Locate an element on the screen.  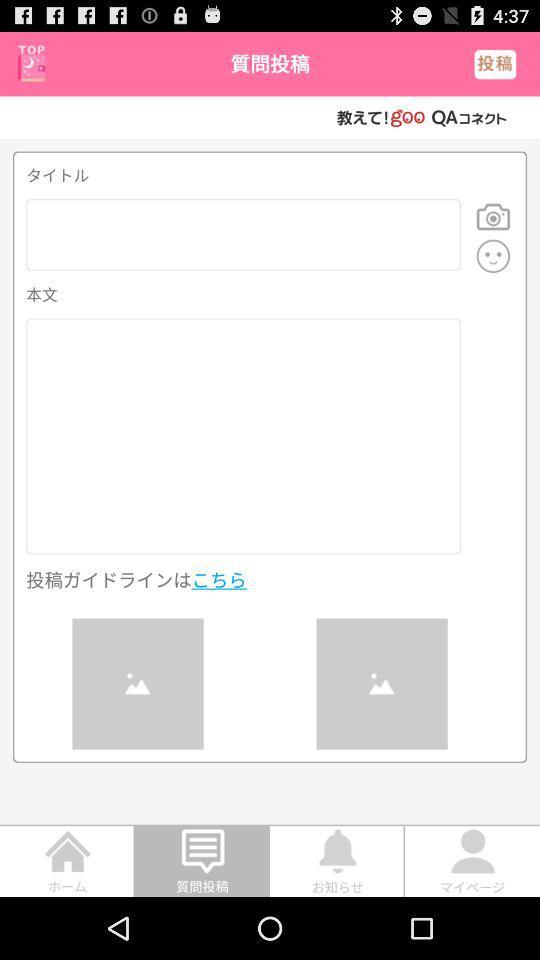
the date_range icon is located at coordinates (30, 67).